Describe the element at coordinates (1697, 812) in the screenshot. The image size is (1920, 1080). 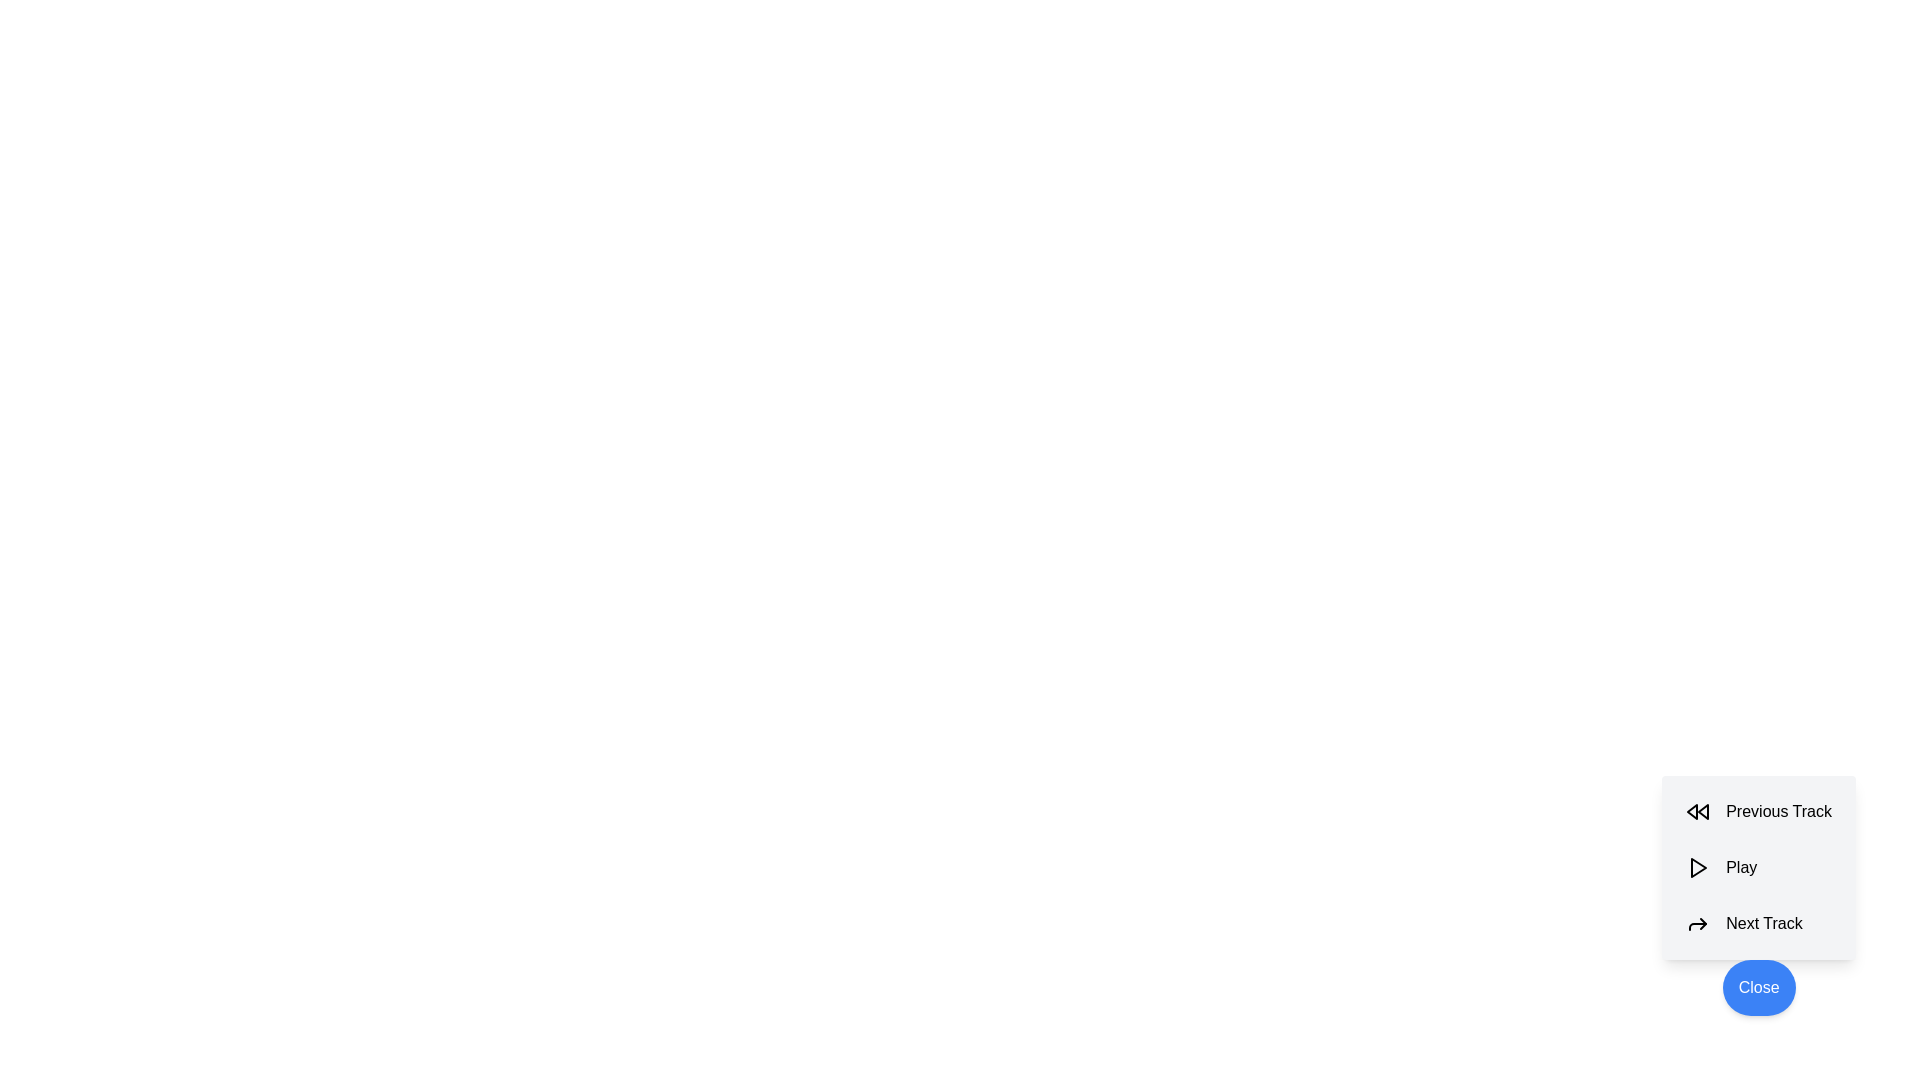
I see `the SVG icon within the 'Previous Track' button` at that location.